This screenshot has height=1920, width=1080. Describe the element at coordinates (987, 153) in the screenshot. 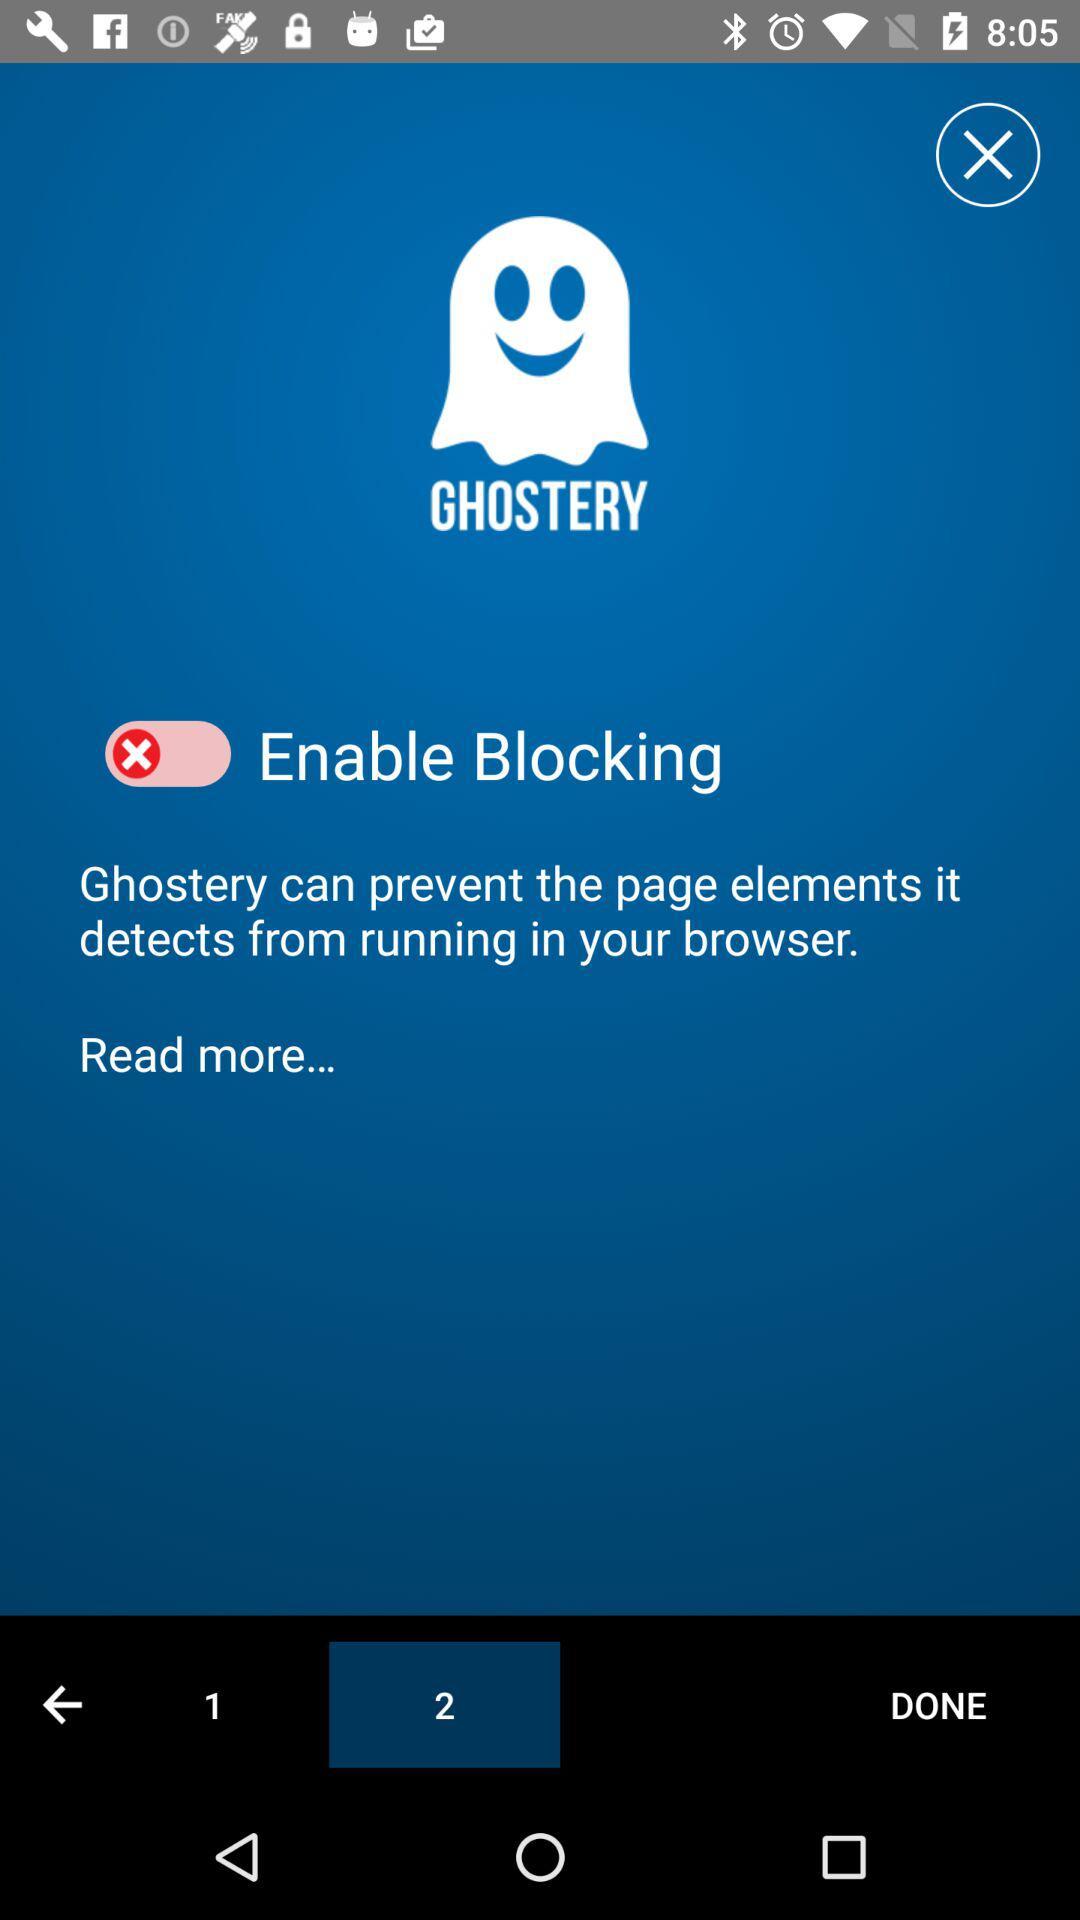

I see `closes the current app 's tab` at that location.